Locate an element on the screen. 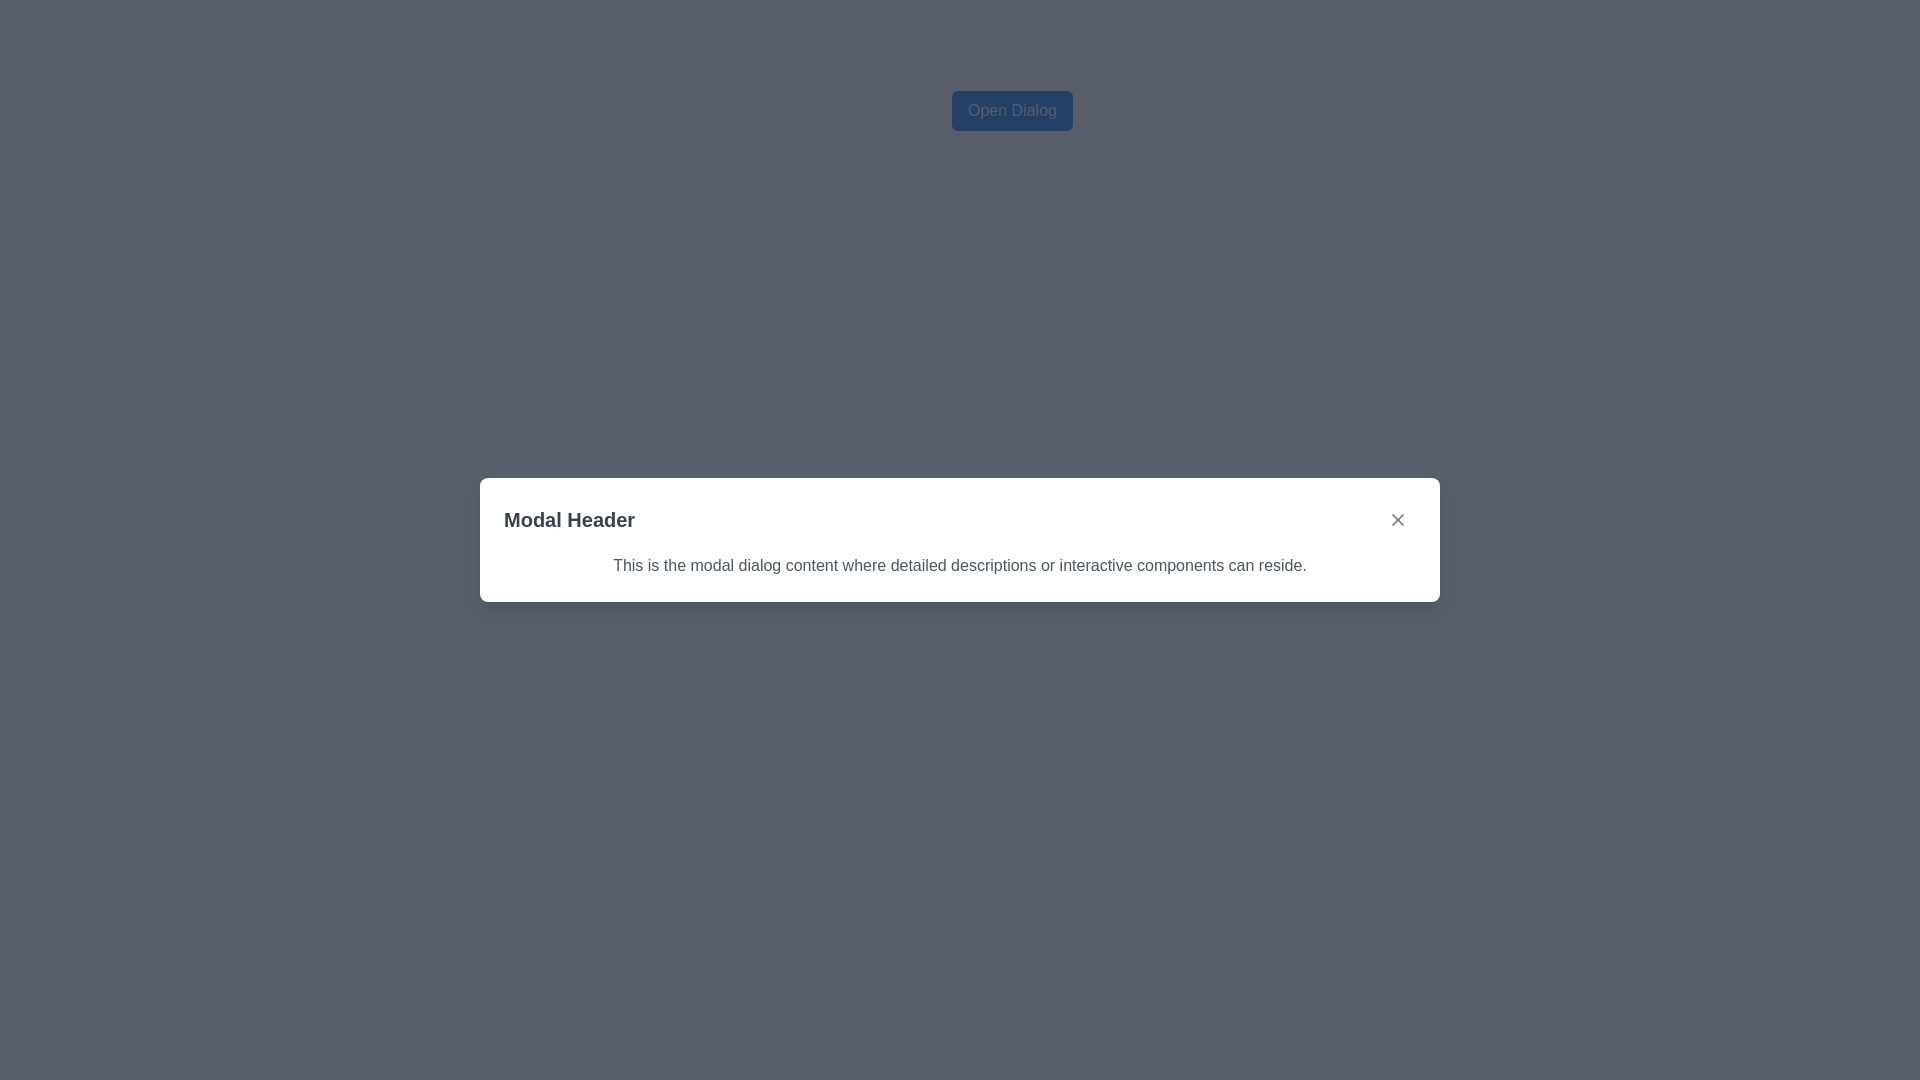 This screenshot has width=1920, height=1080. the close button located in the top-right corner of the white modal dialog box is located at coordinates (1396, 519).